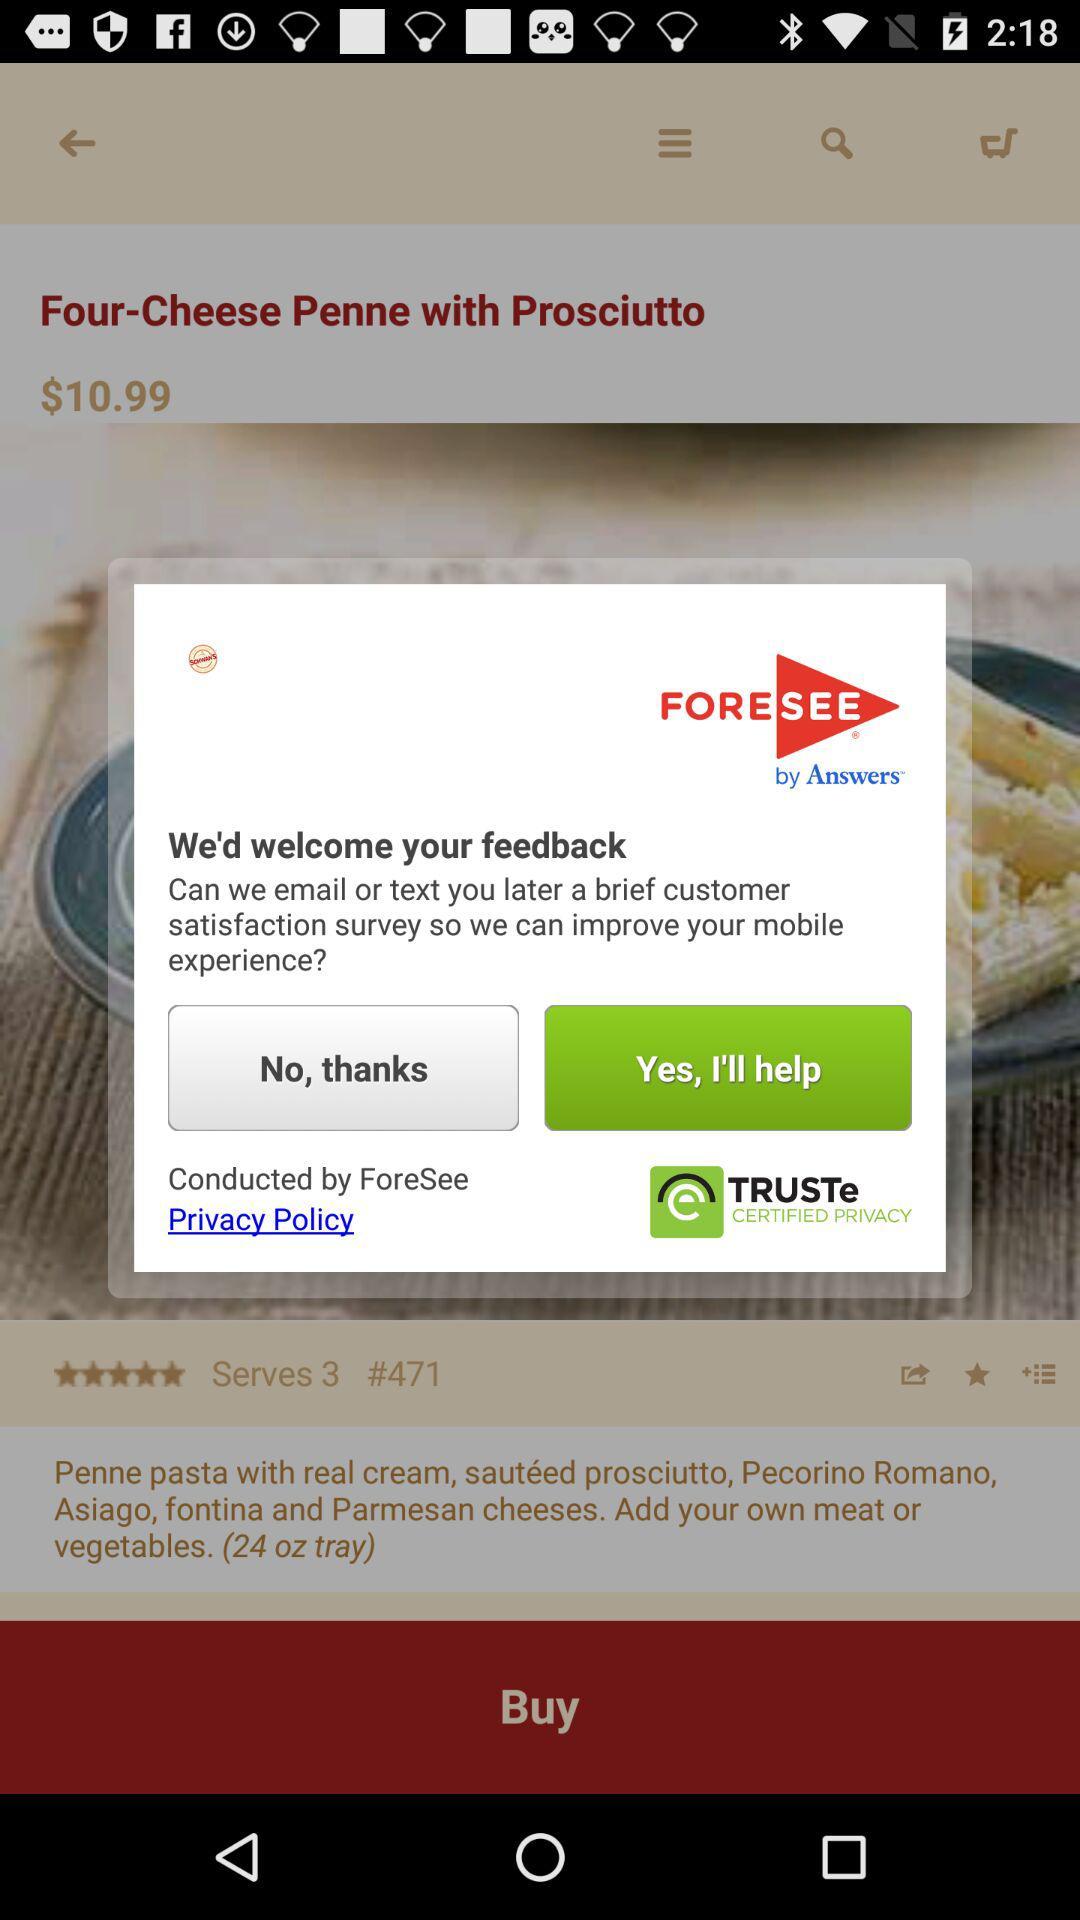 Image resolution: width=1080 pixels, height=1920 pixels. I want to click on the yes i ll button, so click(728, 1067).